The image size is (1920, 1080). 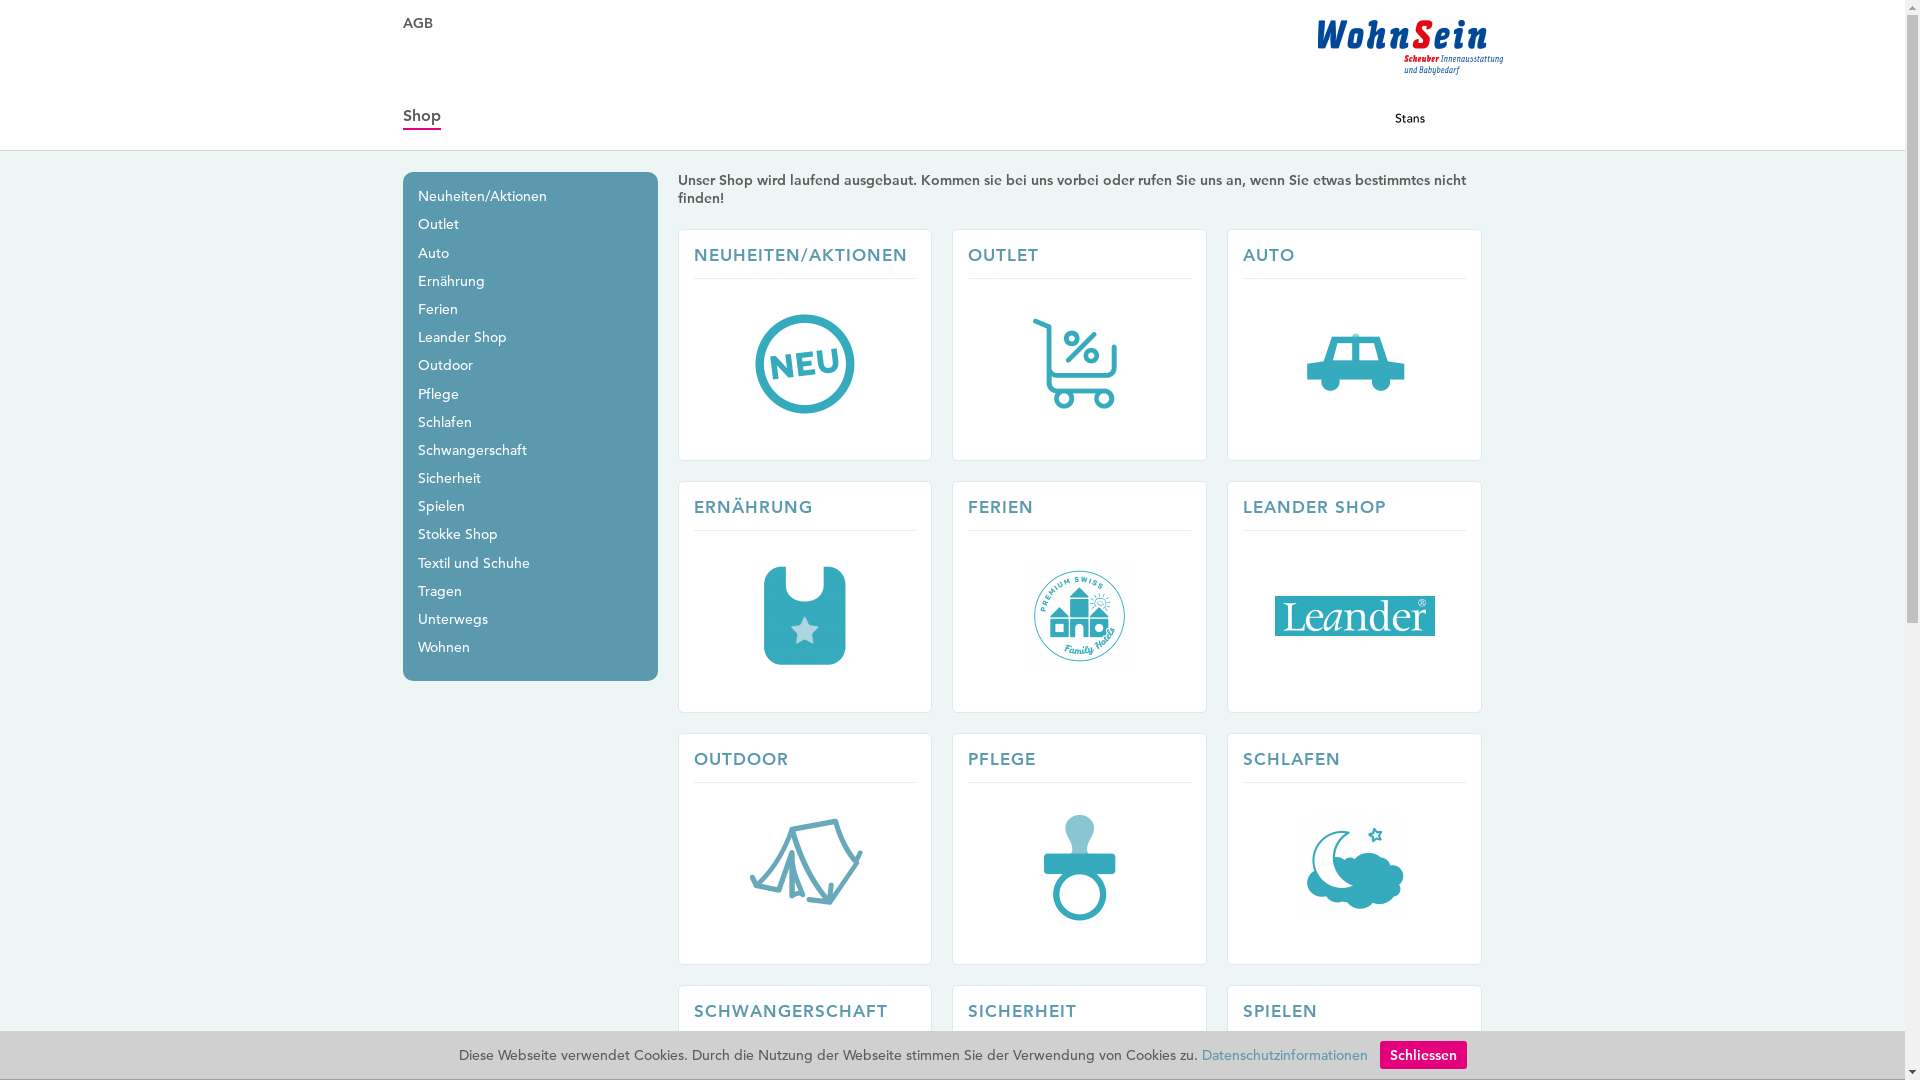 What do you see at coordinates (420, 116) in the screenshot?
I see `'Shop'` at bounding box center [420, 116].